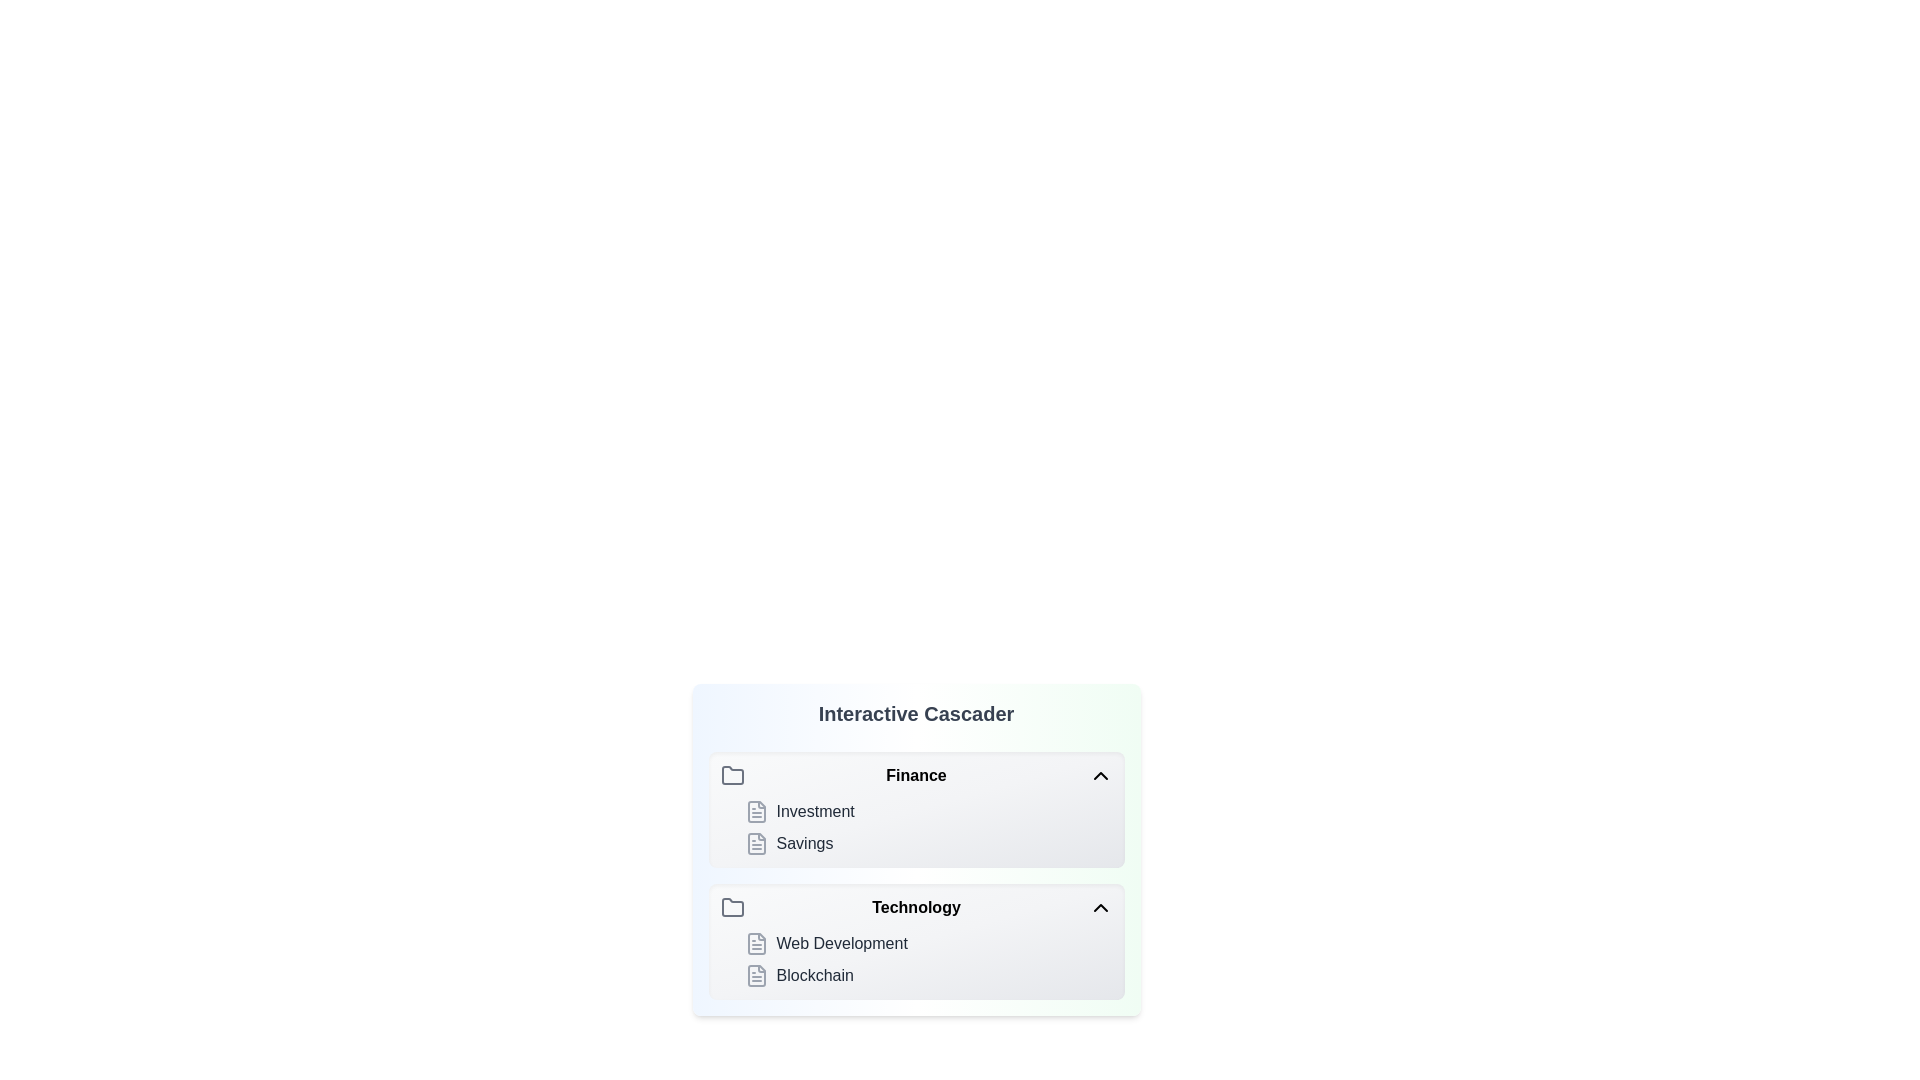  What do you see at coordinates (927, 974) in the screenshot?
I see `the 'Blockchain' selectable menu item located in the 'Technology' group` at bounding box center [927, 974].